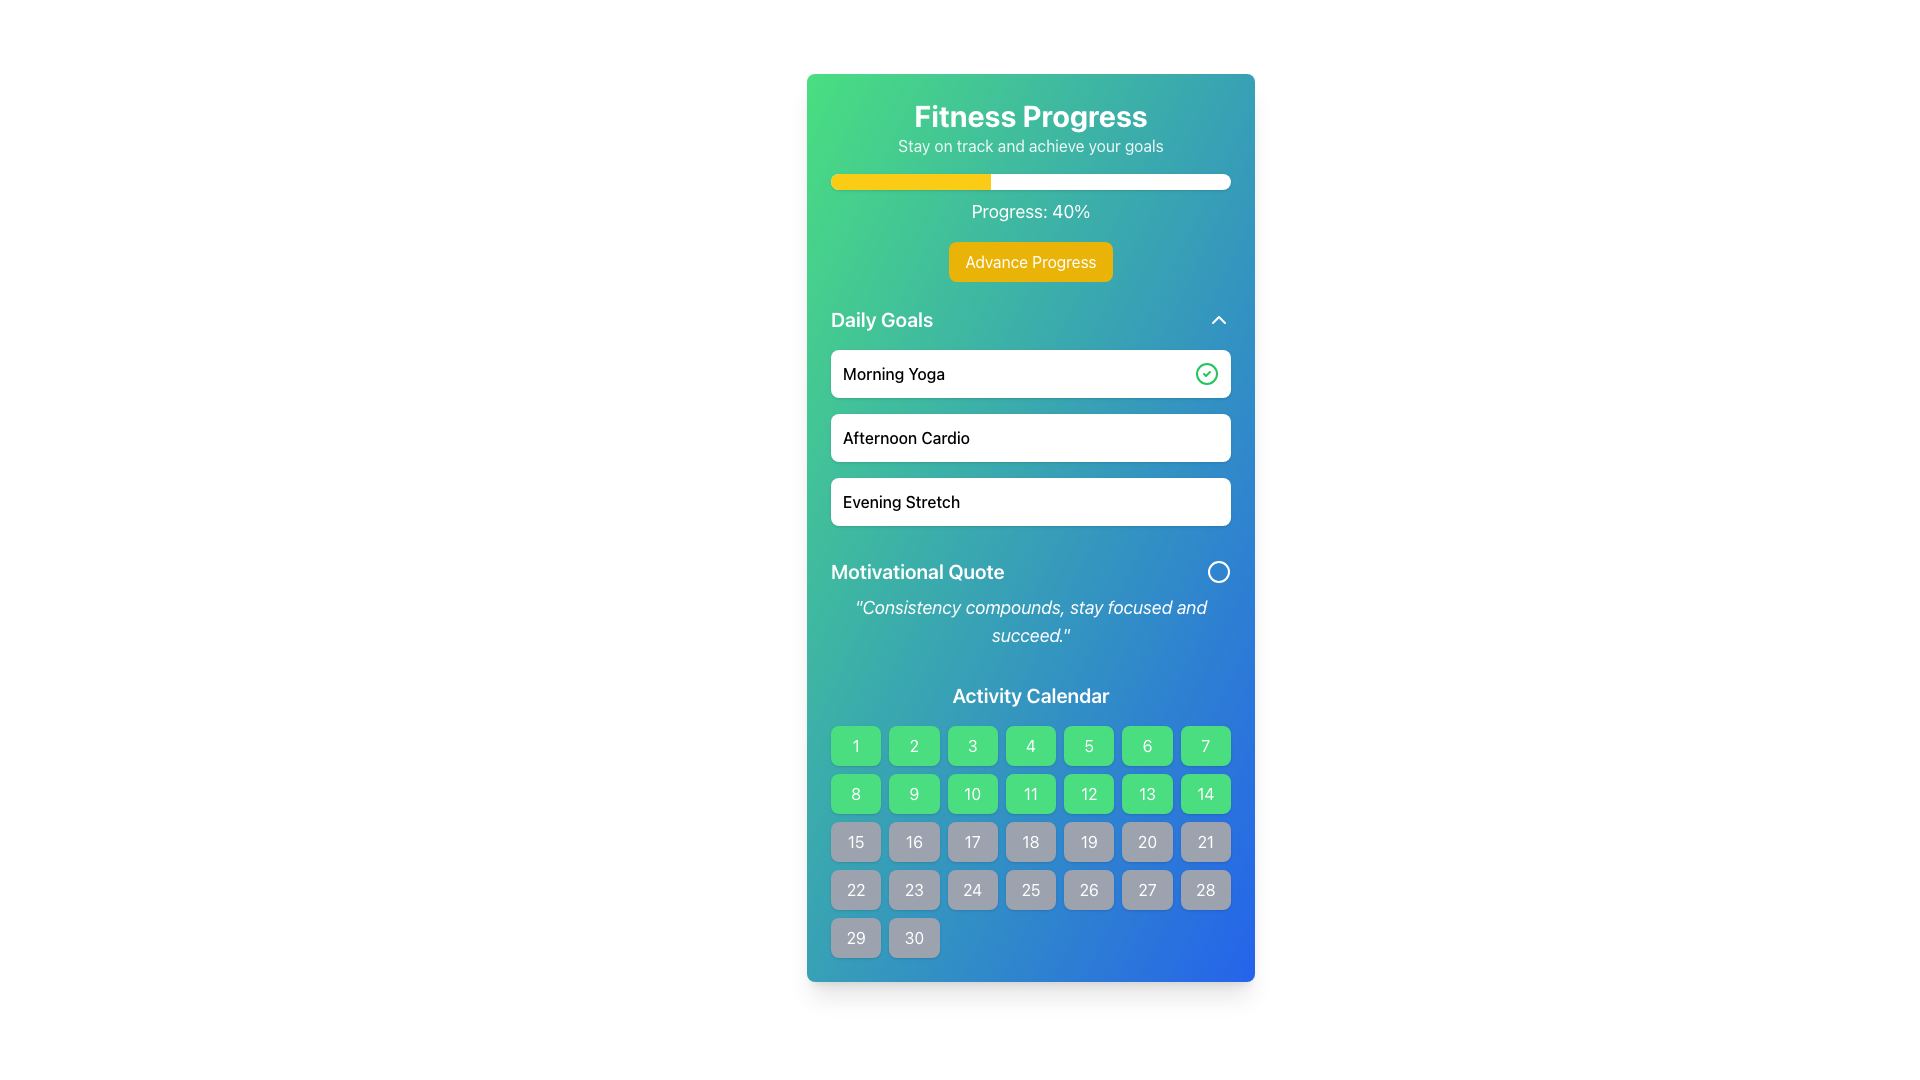  I want to click on the clickable date button labeled '10' in the 'Activity Calendar', so click(972, 793).